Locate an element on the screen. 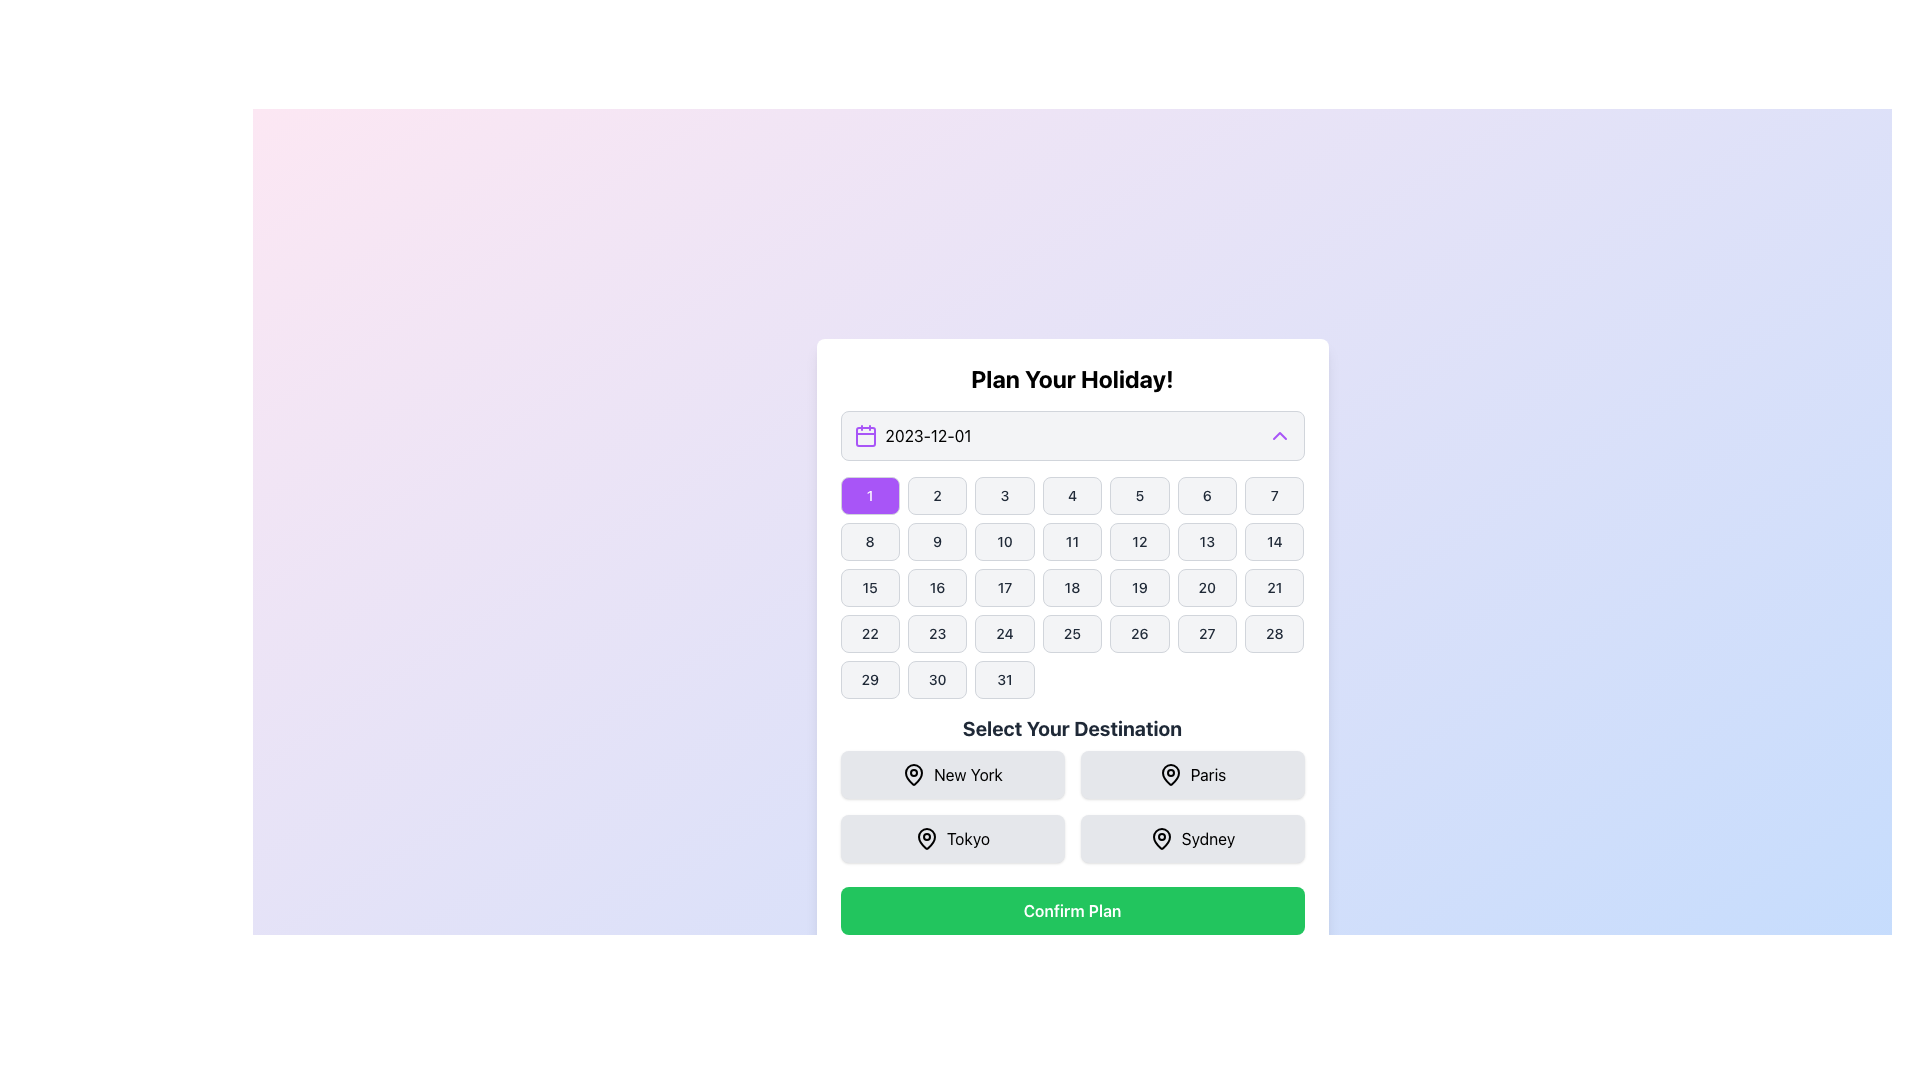 This screenshot has width=1920, height=1080. the stylized pin icon located in the second row, first column of the destination selection buttons, beneath the 'Select Your Destination' heading is located at coordinates (925, 837).